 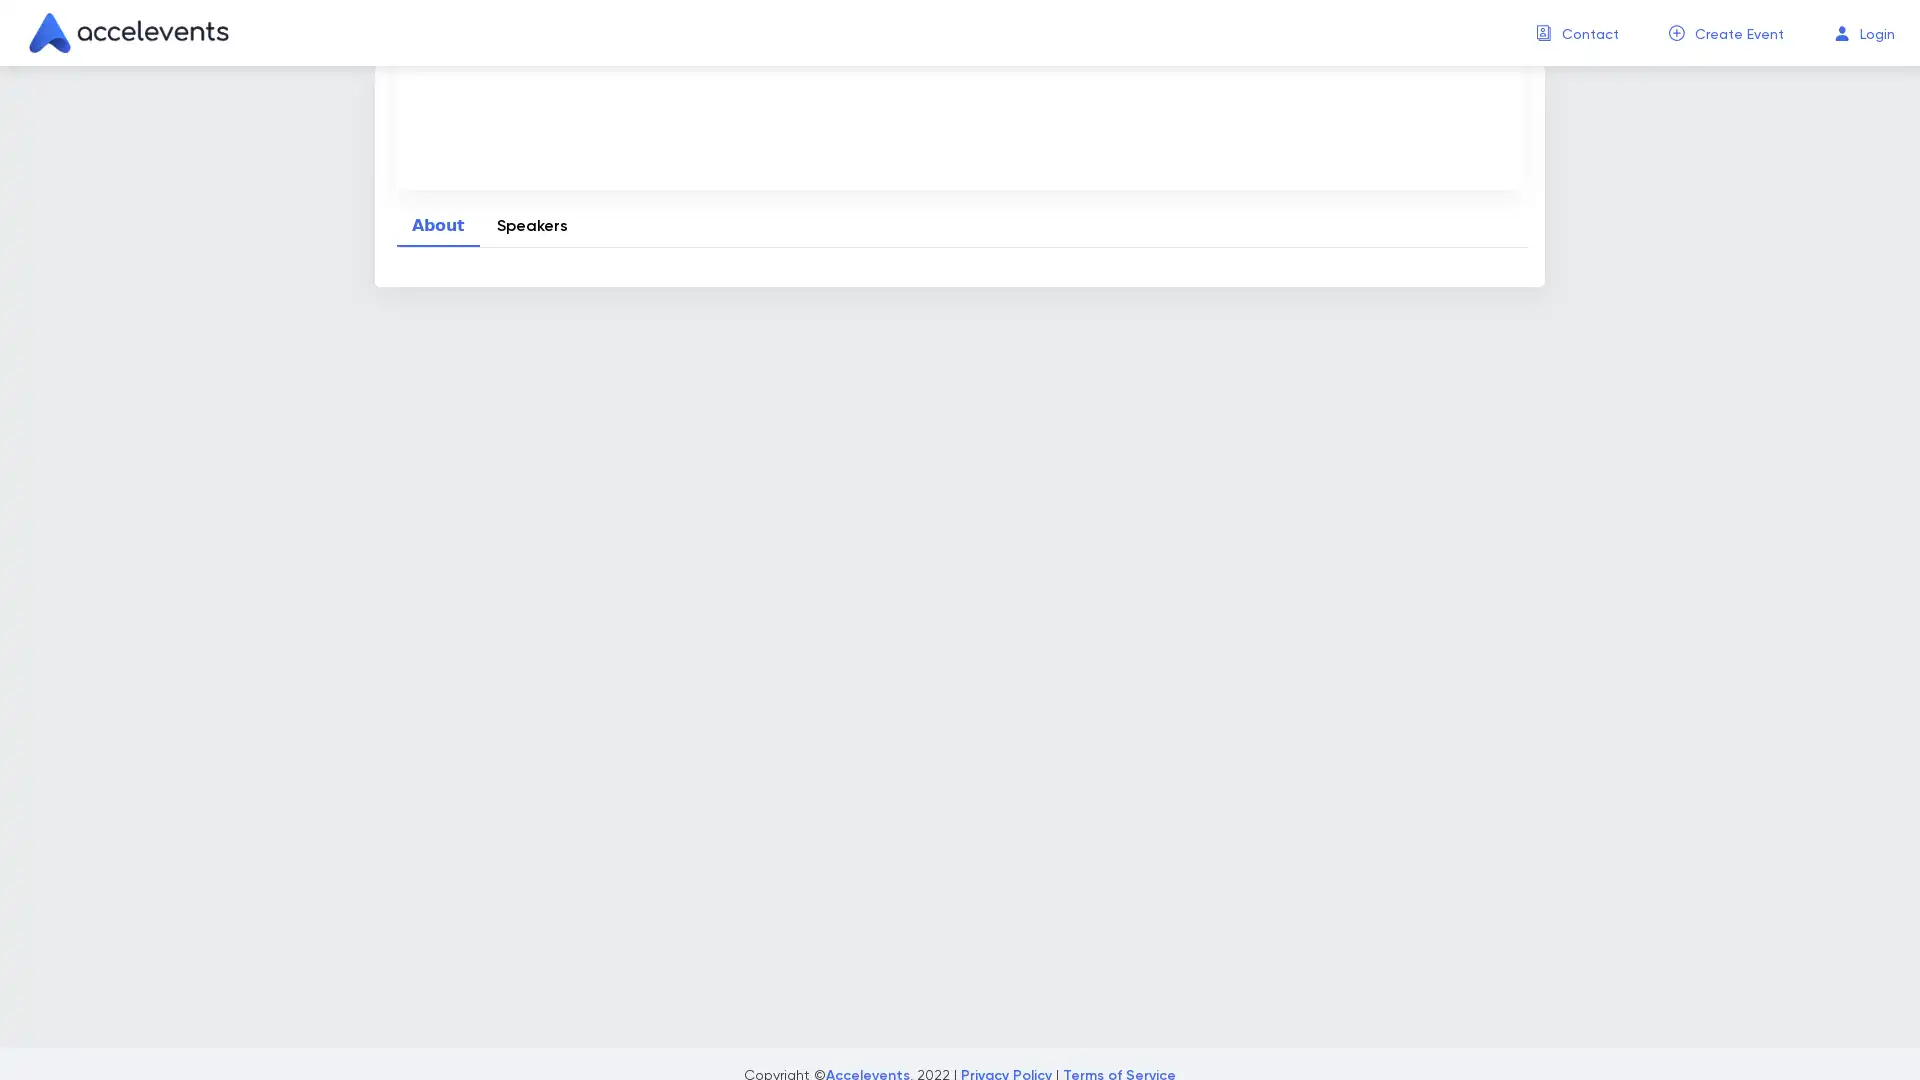 What do you see at coordinates (1876, 34) in the screenshot?
I see `Login` at bounding box center [1876, 34].